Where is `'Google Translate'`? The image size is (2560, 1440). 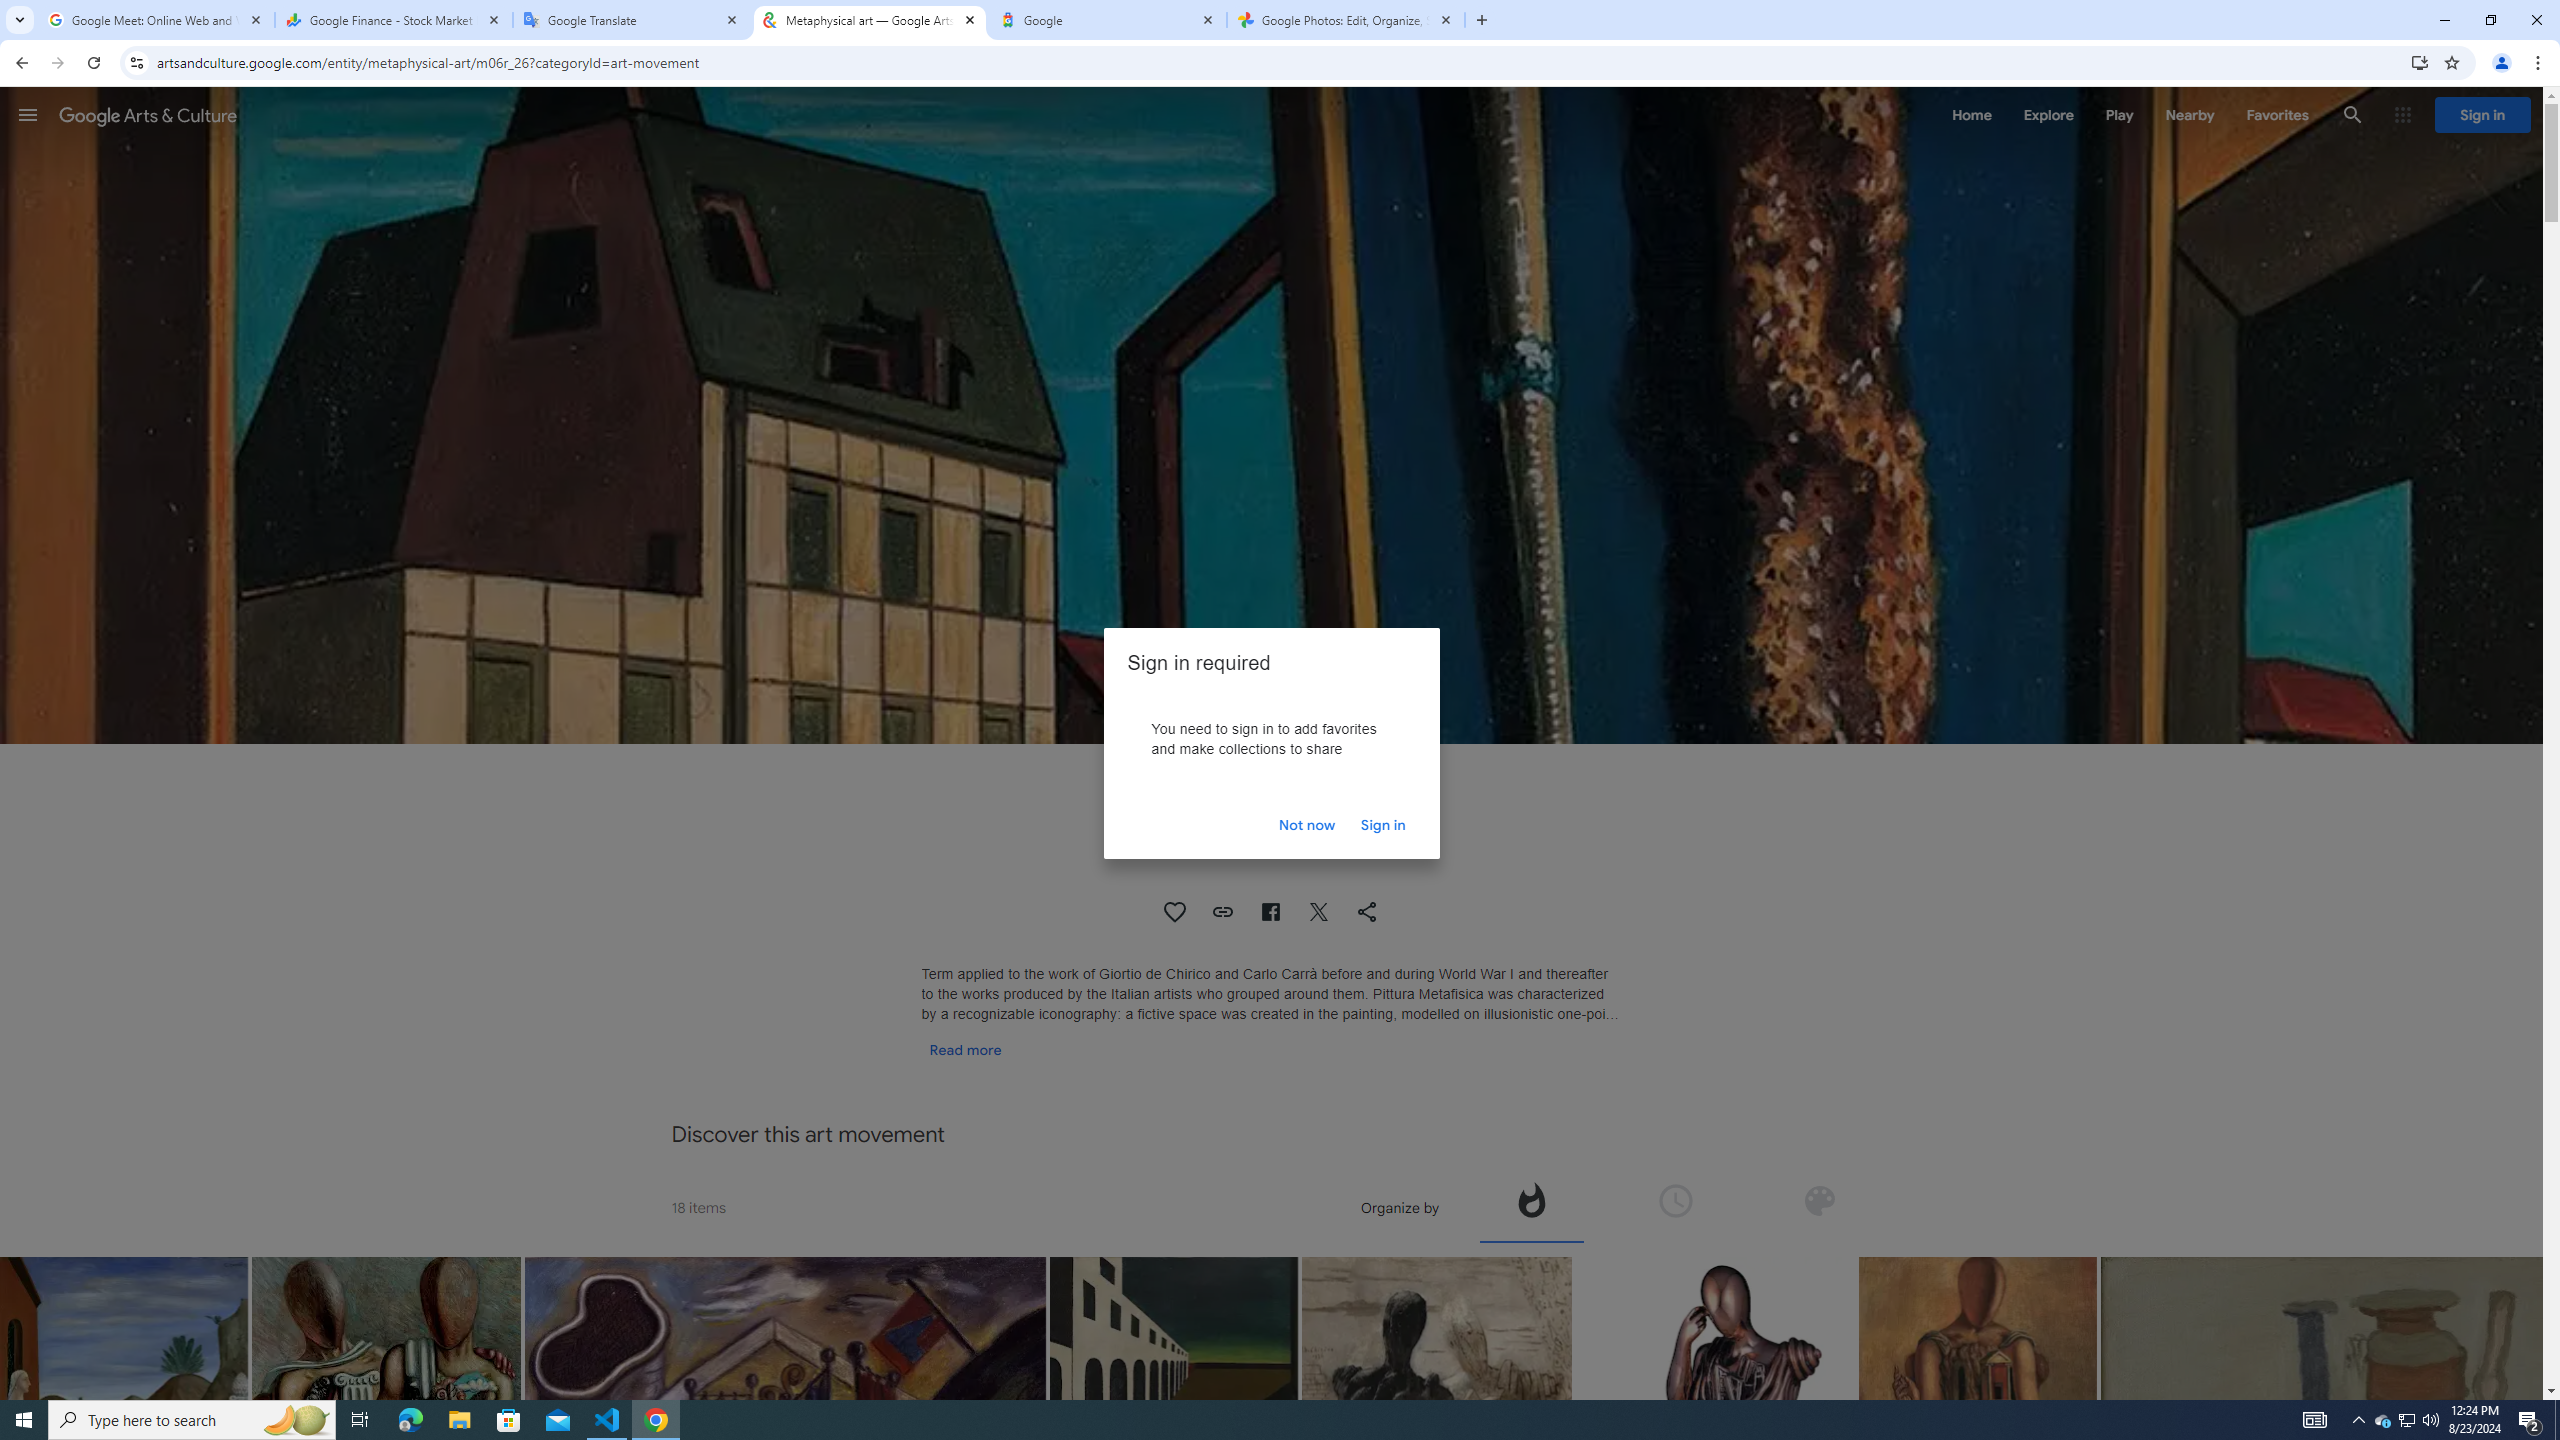
'Google Translate' is located at coordinates (631, 19).